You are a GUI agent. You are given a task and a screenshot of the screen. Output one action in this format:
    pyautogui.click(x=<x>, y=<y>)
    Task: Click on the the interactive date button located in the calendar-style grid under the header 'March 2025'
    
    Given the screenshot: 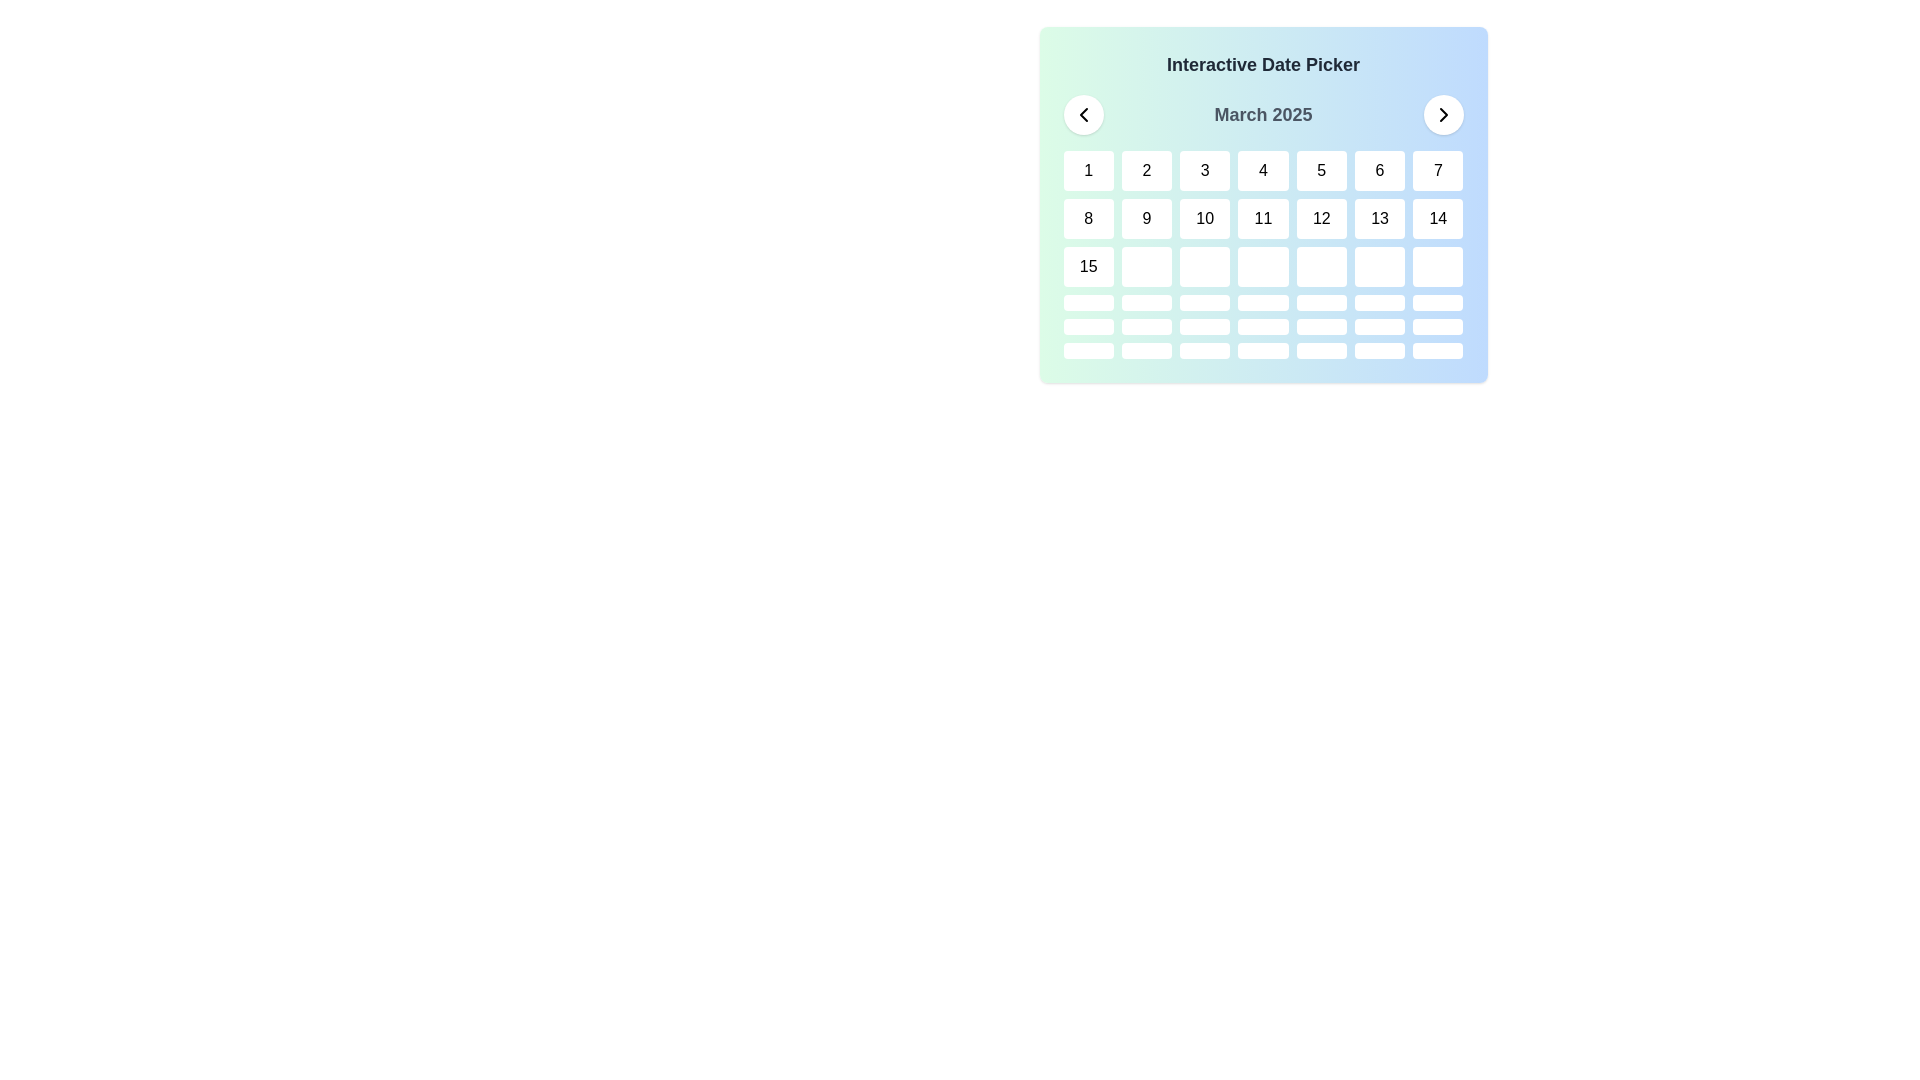 What is the action you would take?
    pyautogui.click(x=1204, y=326)
    